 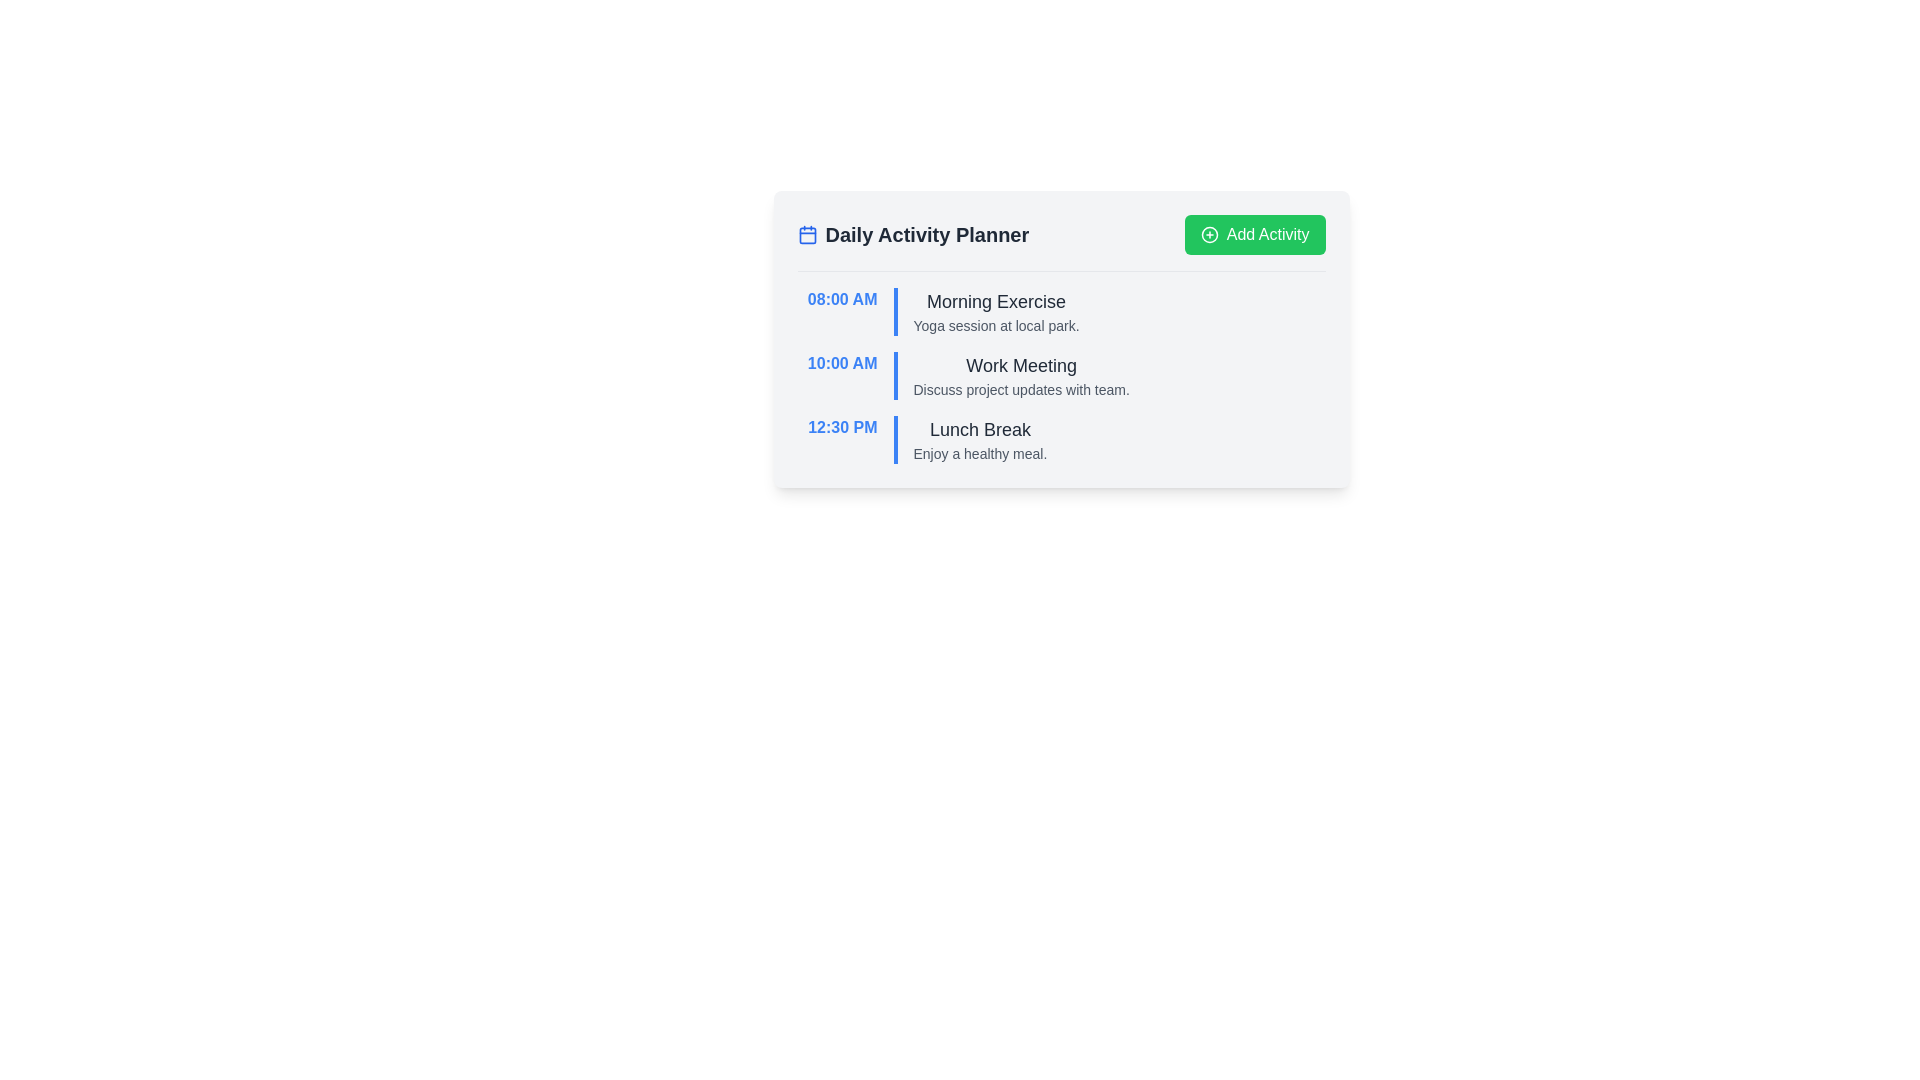 I want to click on the icon representing the daily activity planner, which is located at the leftmost side of the text 'Daily Activity Planner' in the header area of the activity planner card, so click(x=807, y=234).